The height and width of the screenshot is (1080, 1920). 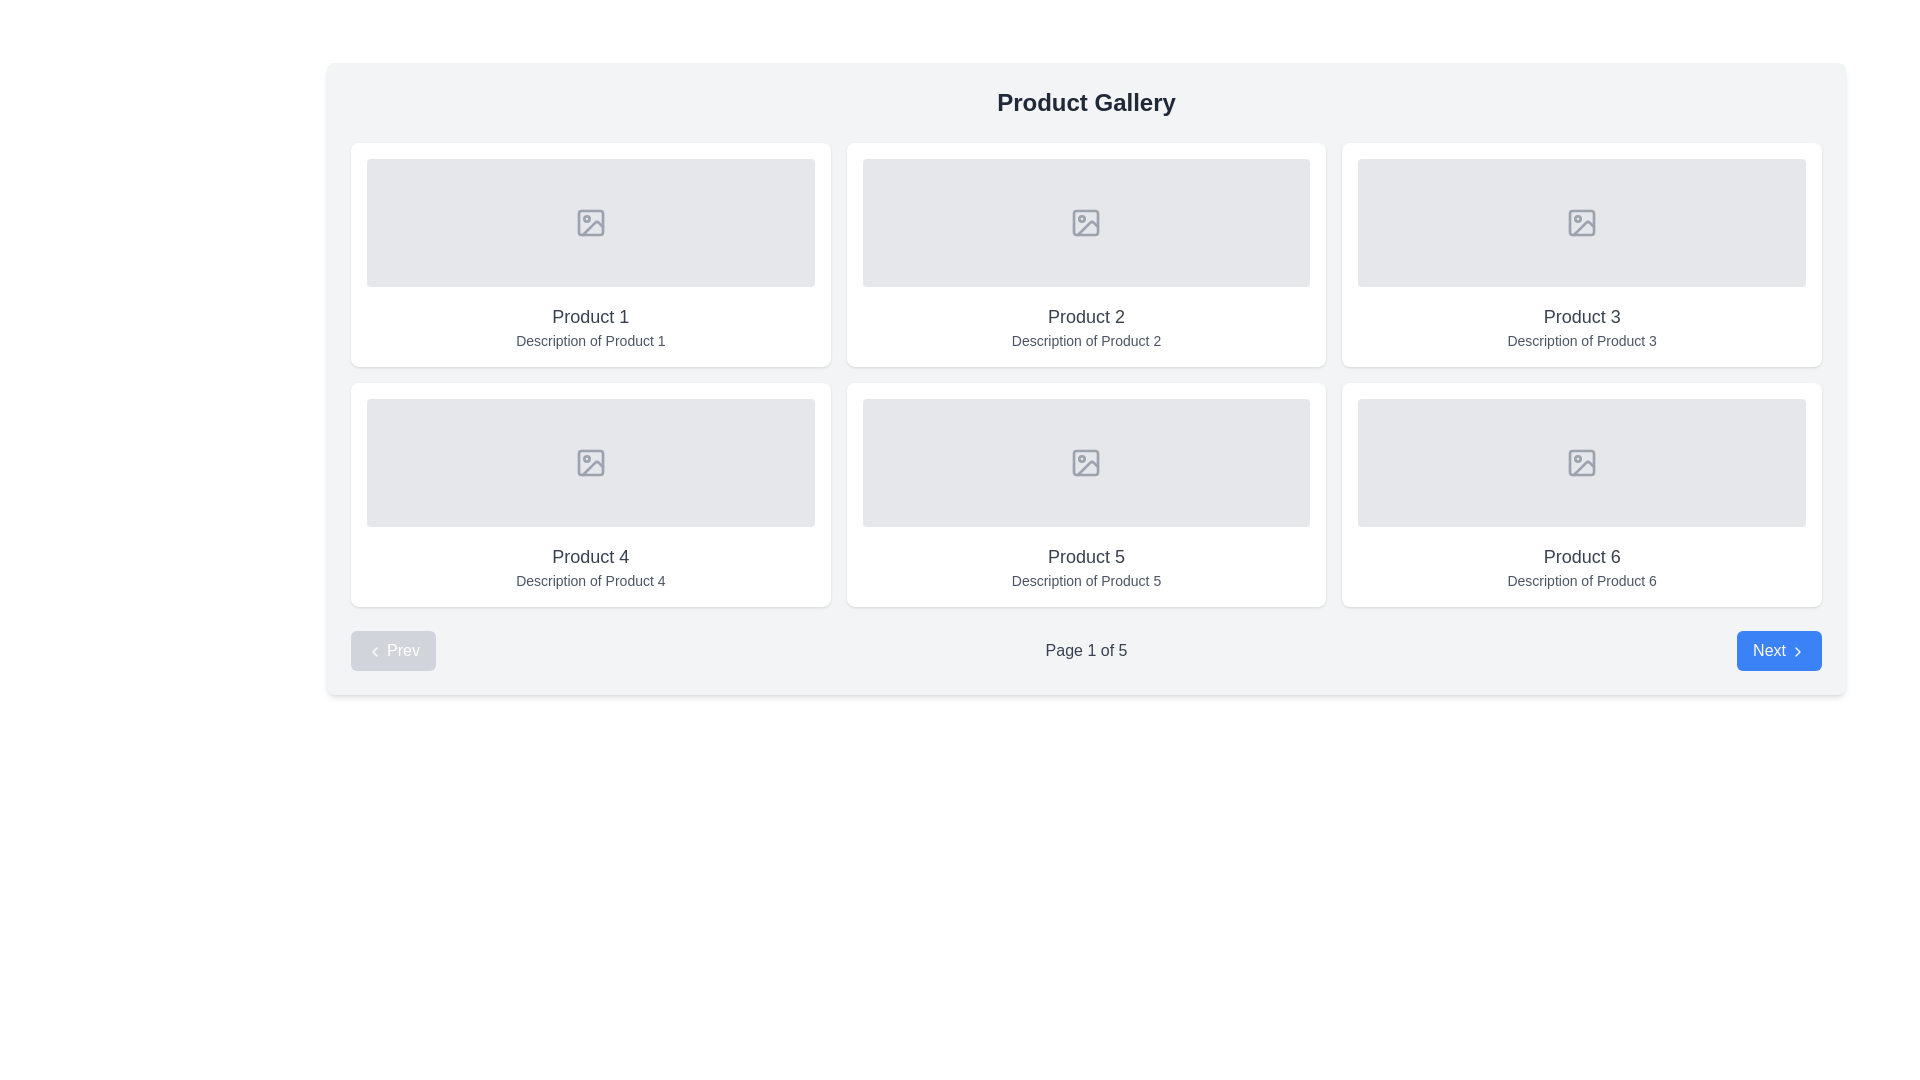 What do you see at coordinates (1581, 223) in the screenshot?
I see `the image placeholder for 'Product 3,' located in the top row of the grid, third column from the left` at bounding box center [1581, 223].